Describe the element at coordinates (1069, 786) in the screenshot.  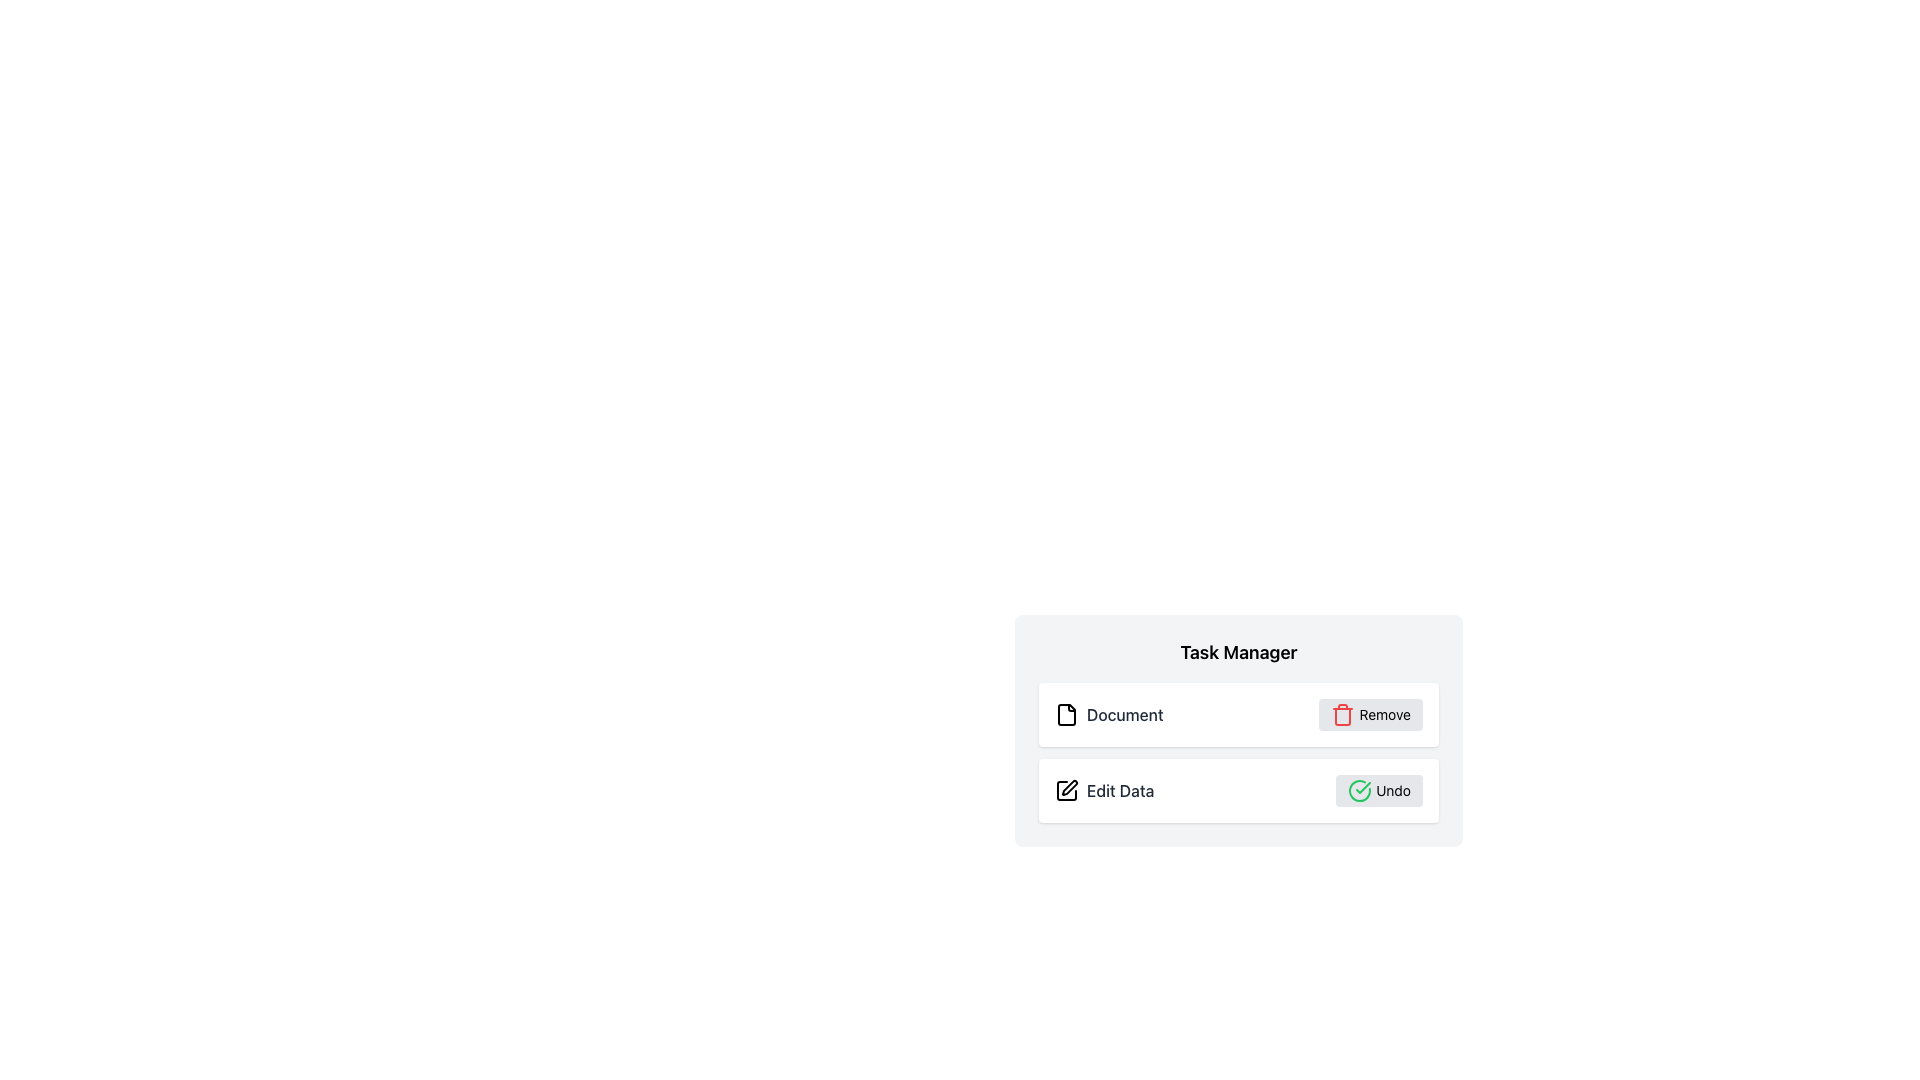
I see `the pen-like icon indicating editing functionality located within the 'Edit Data' button on the bottom row of the Task Manager panel` at that location.